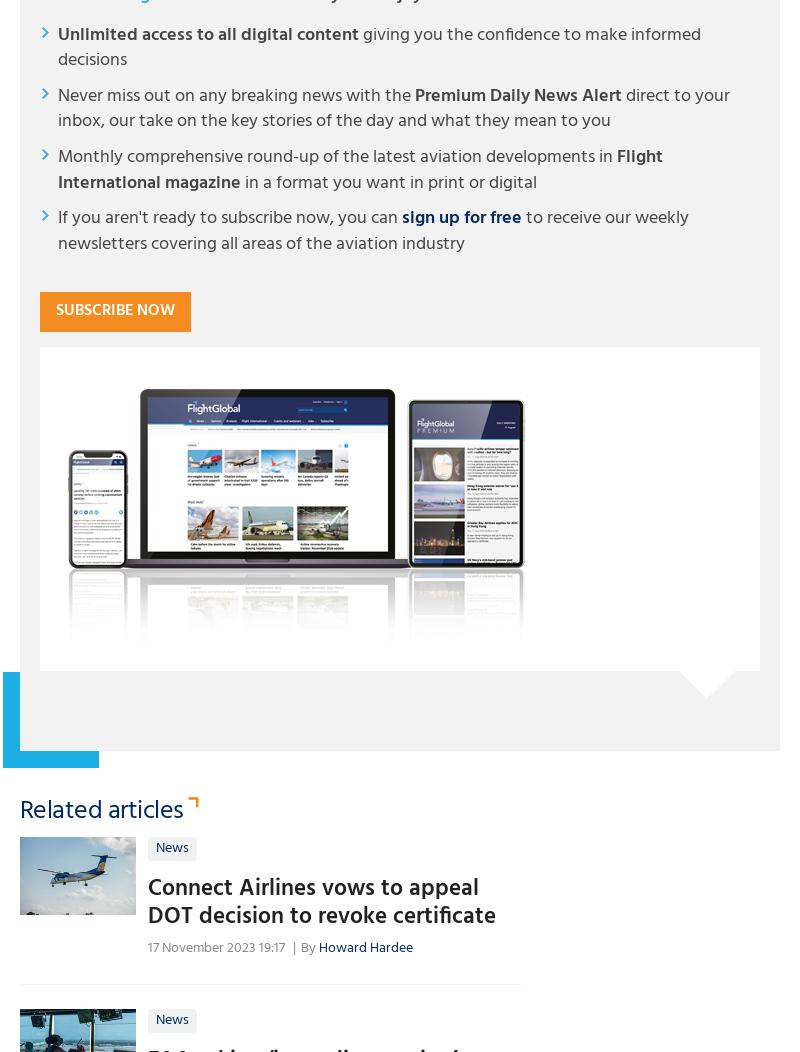 Image resolution: width=800 pixels, height=1052 pixels. Describe the element at coordinates (393, 108) in the screenshot. I see `'direct to your inbox, our take on the key stories of the day and what they mean to you'` at that location.